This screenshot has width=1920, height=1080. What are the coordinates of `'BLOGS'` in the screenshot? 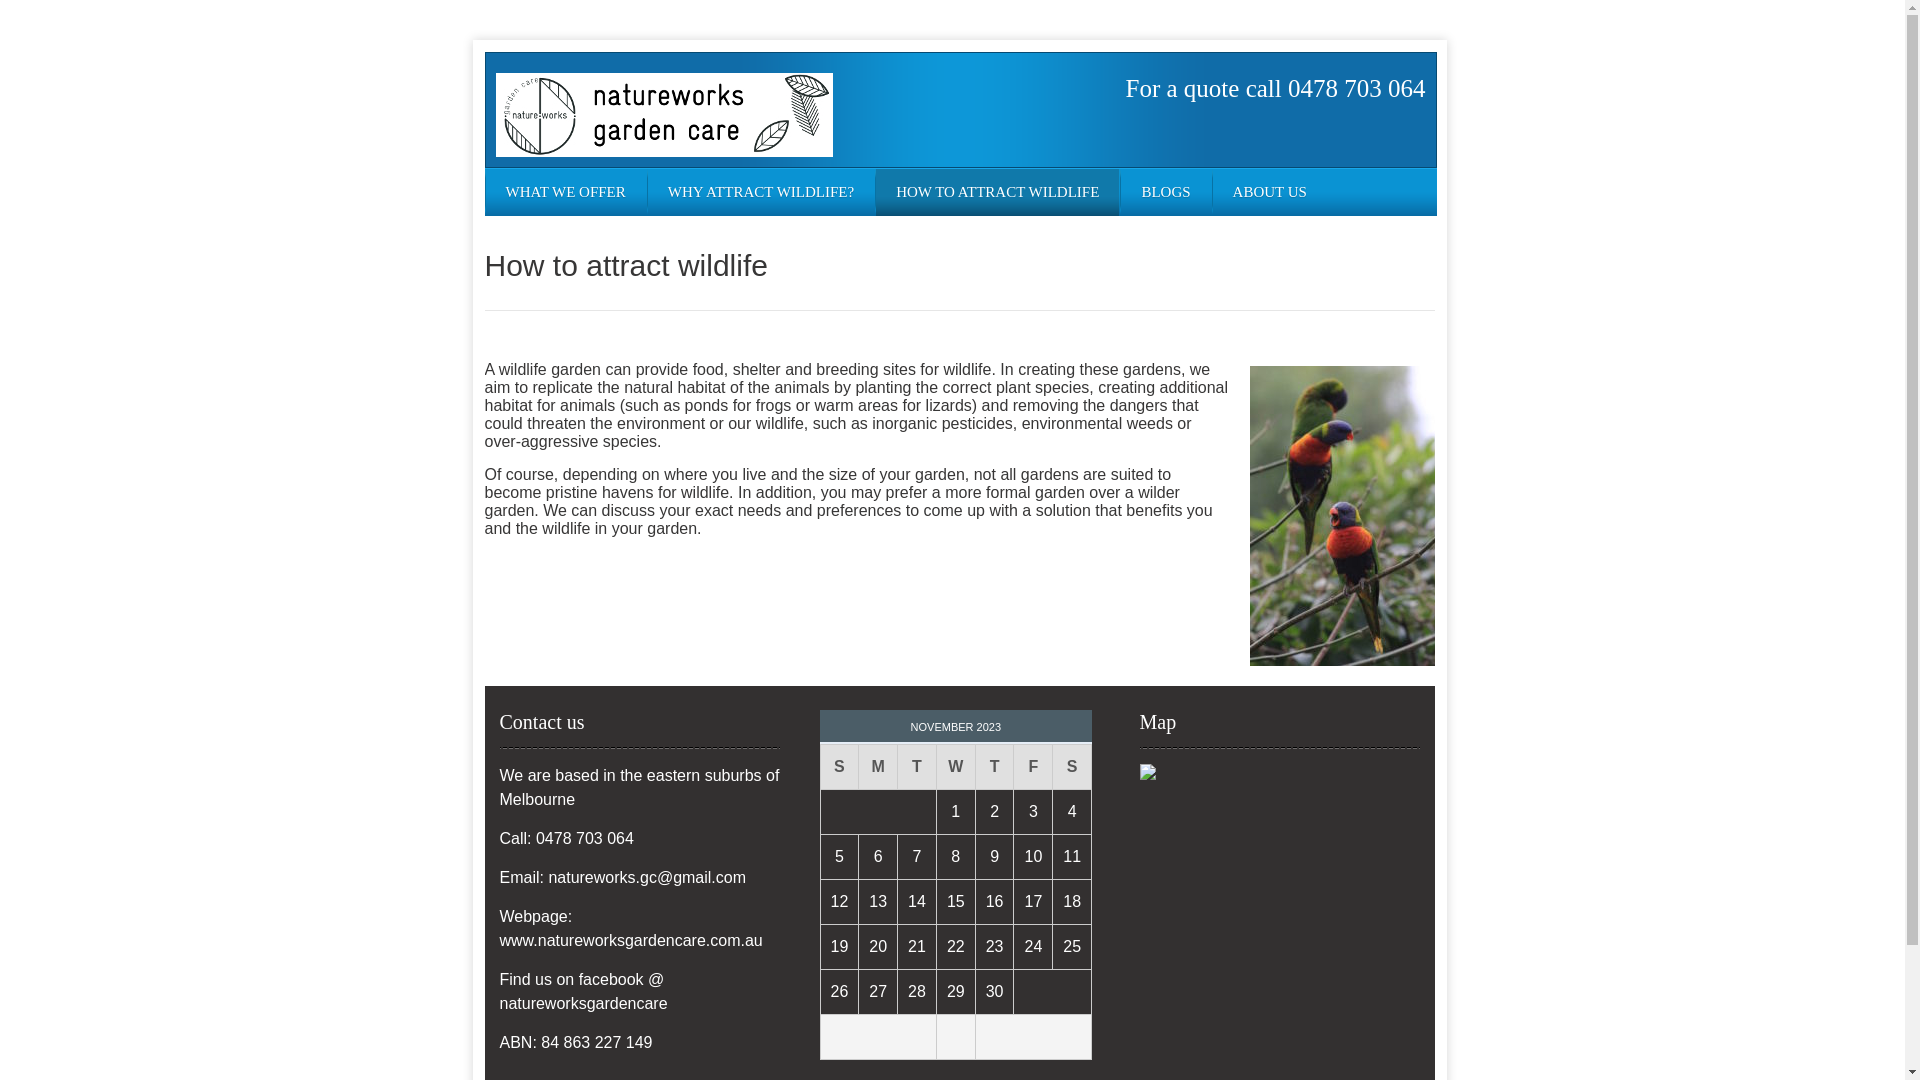 It's located at (1165, 192).